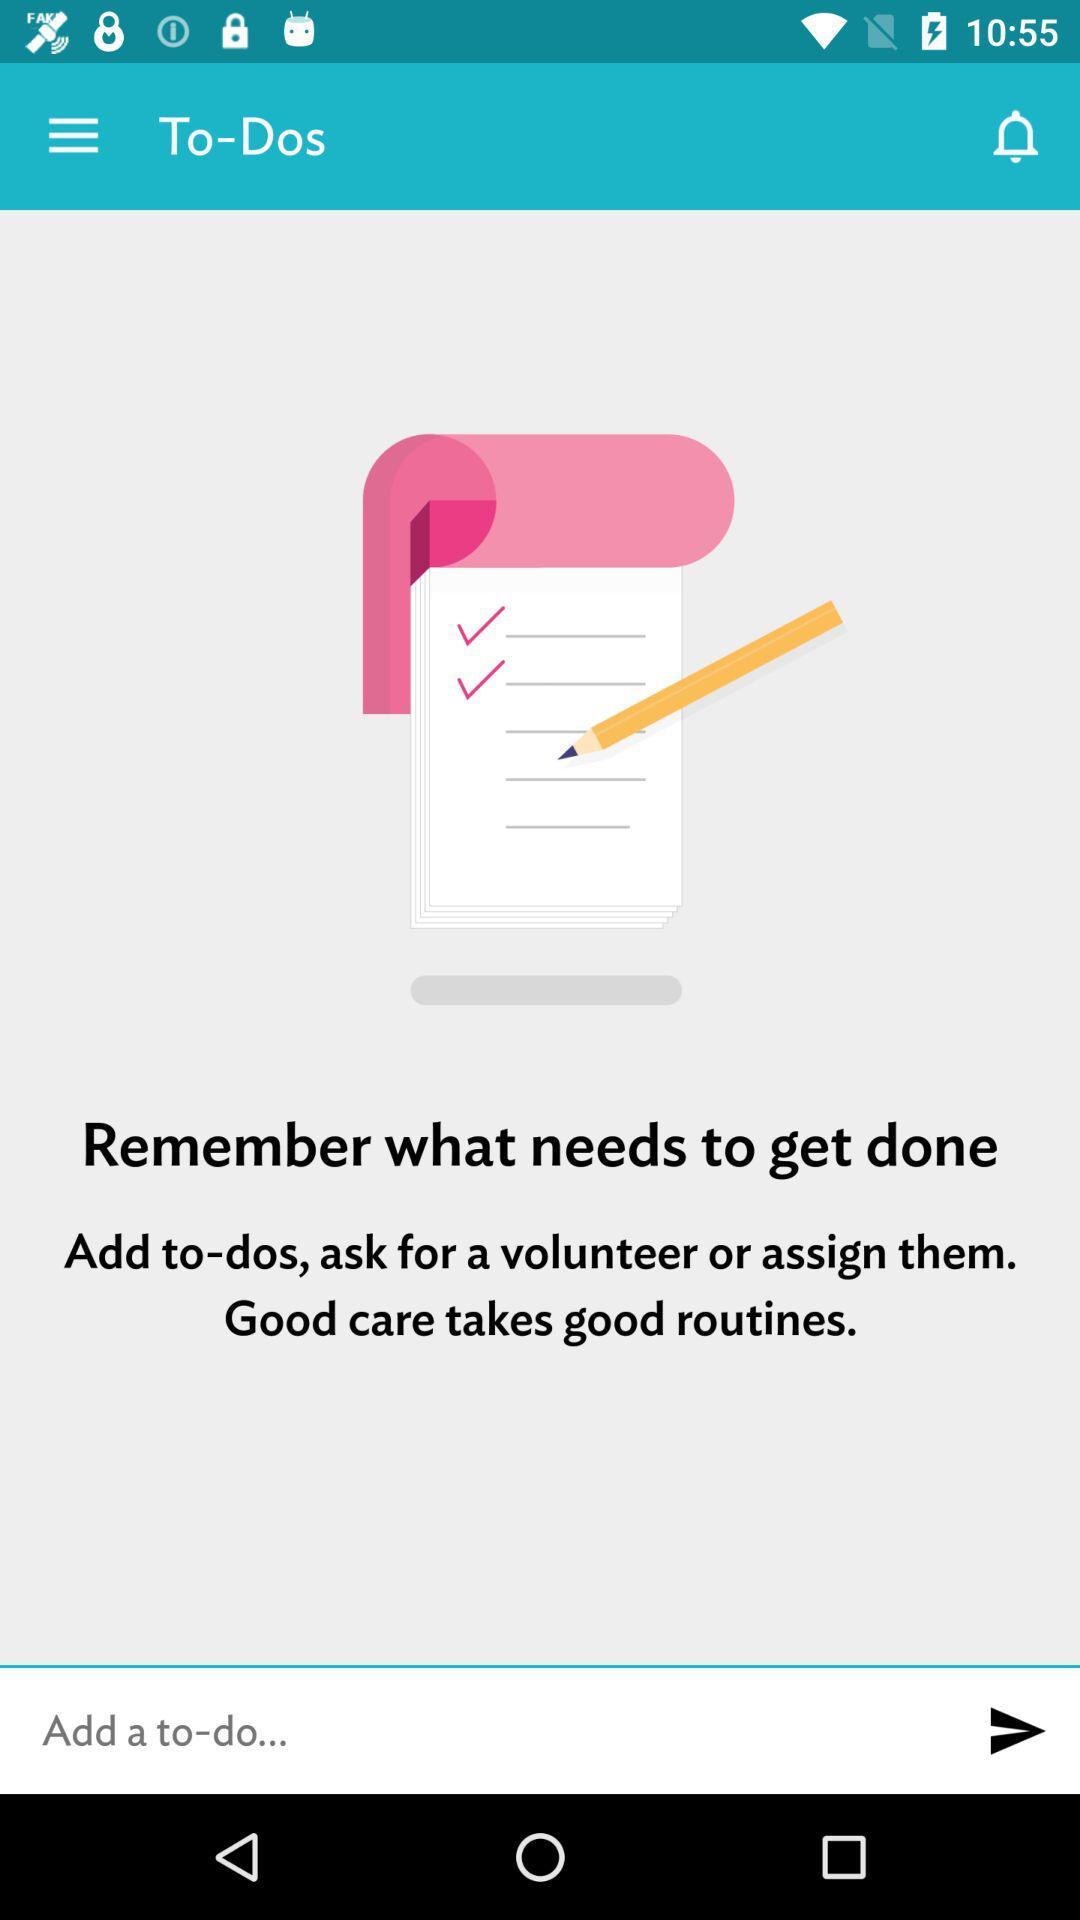 The height and width of the screenshot is (1920, 1080). I want to click on the item to the right of to-dos icon, so click(1017, 135).